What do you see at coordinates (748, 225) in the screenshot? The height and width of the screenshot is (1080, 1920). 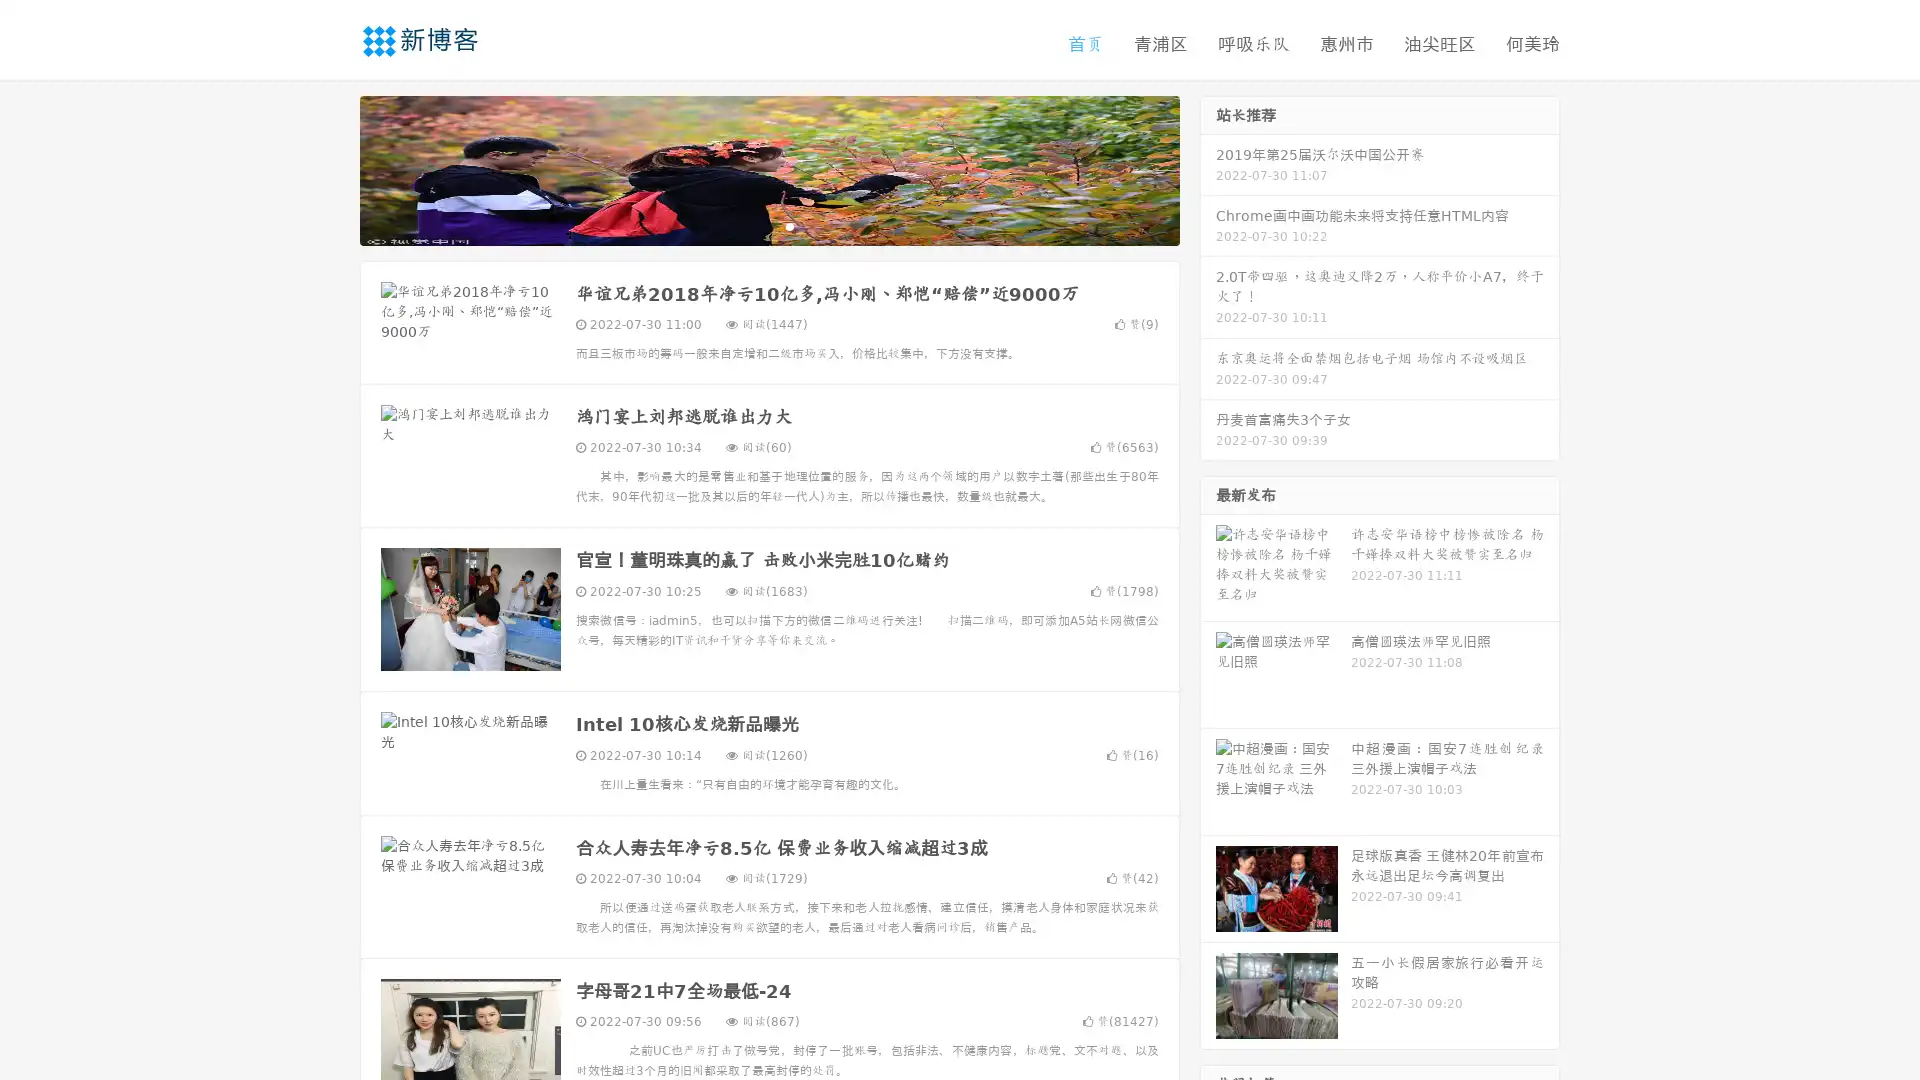 I see `Go to slide 1` at bounding box center [748, 225].